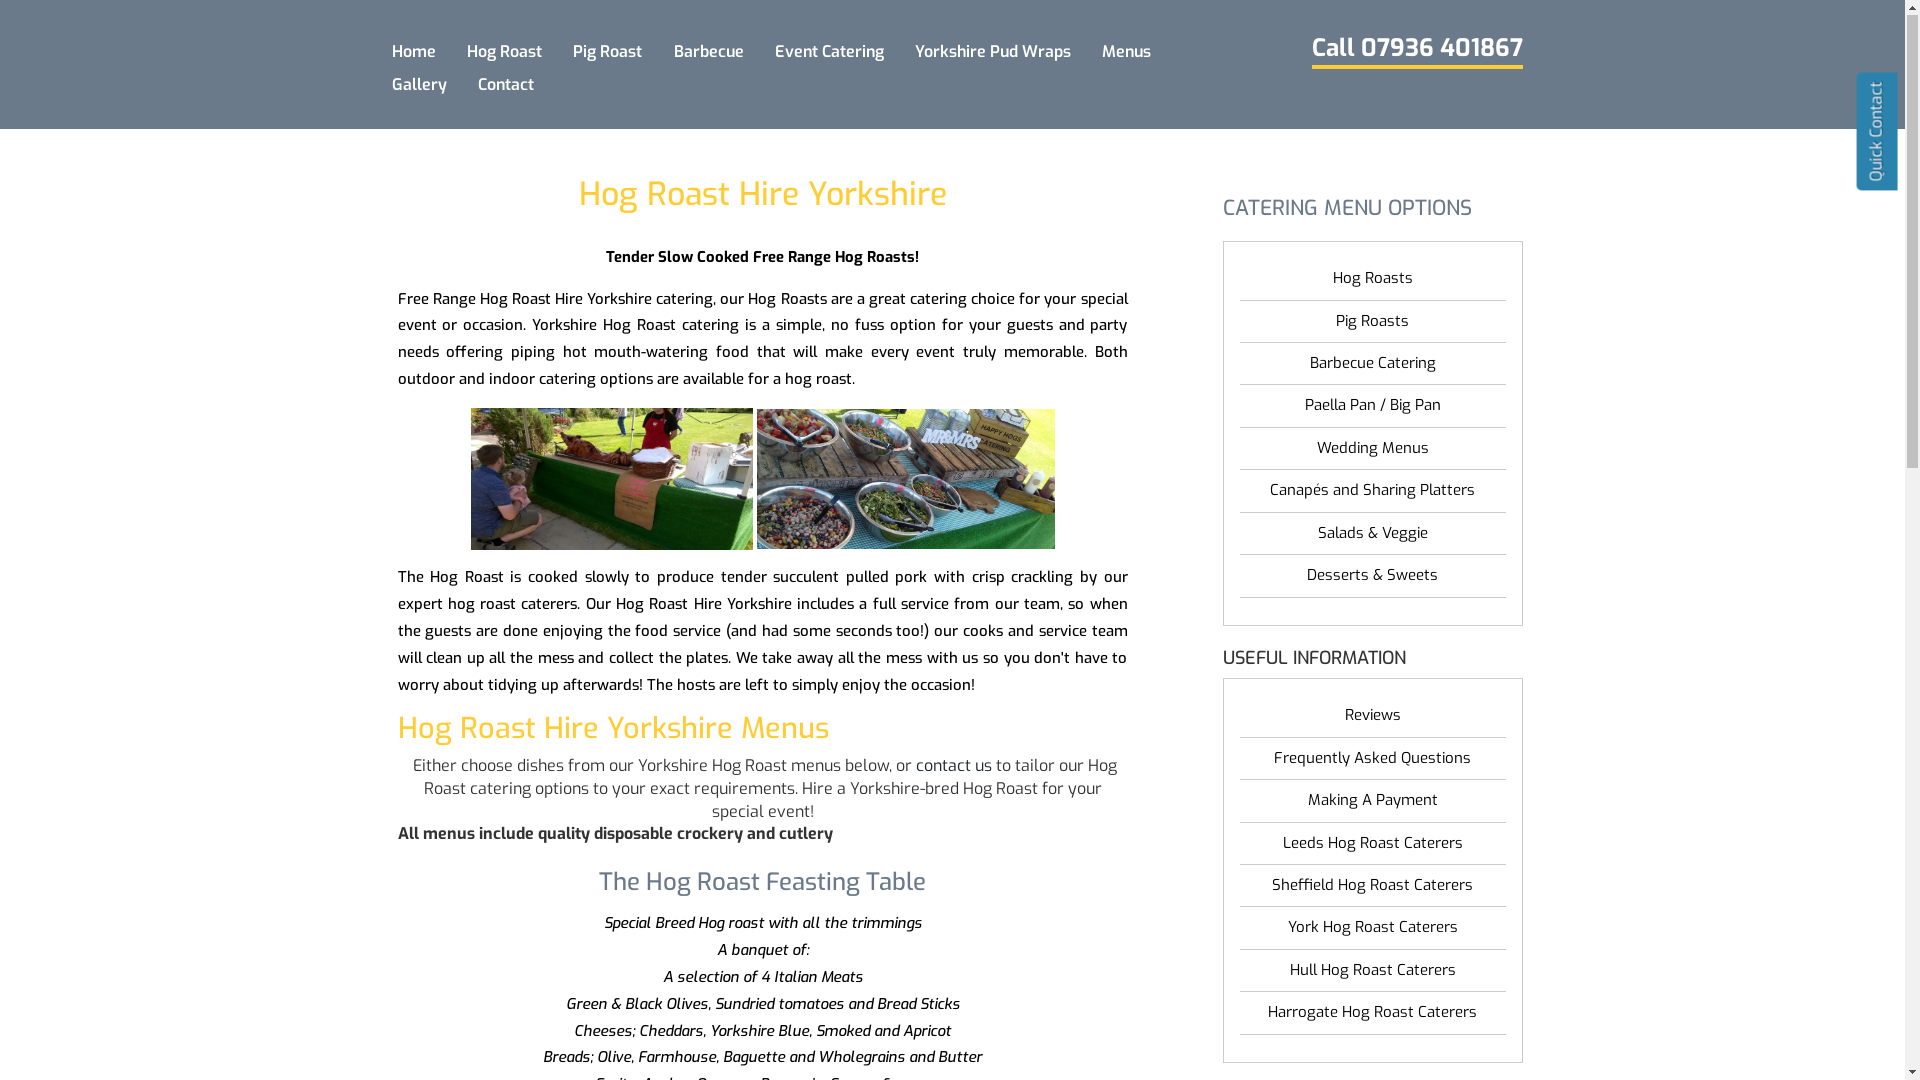  I want to click on 'Hog Roasts', so click(1371, 279).